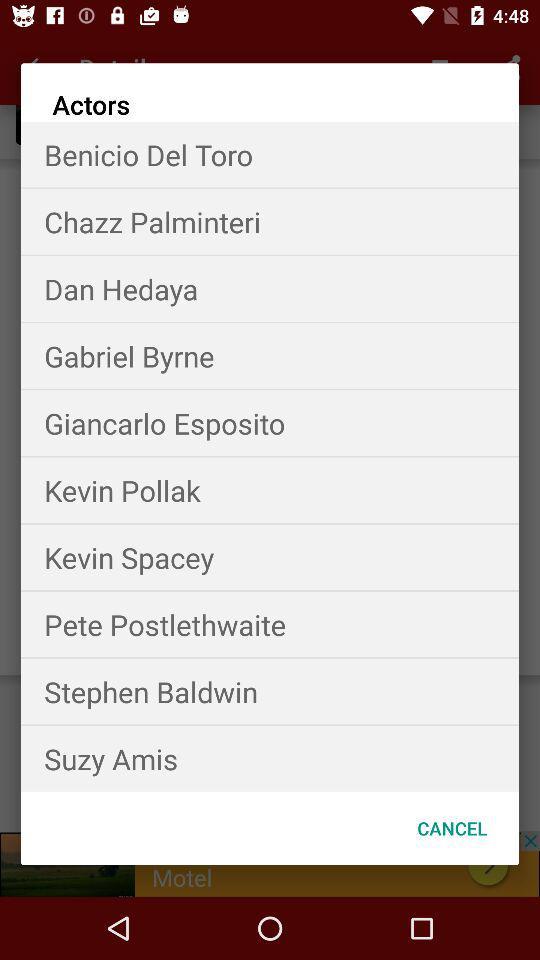 Image resolution: width=540 pixels, height=960 pixels. I want to click on the    chazz palminteri item, so click(270, 221).